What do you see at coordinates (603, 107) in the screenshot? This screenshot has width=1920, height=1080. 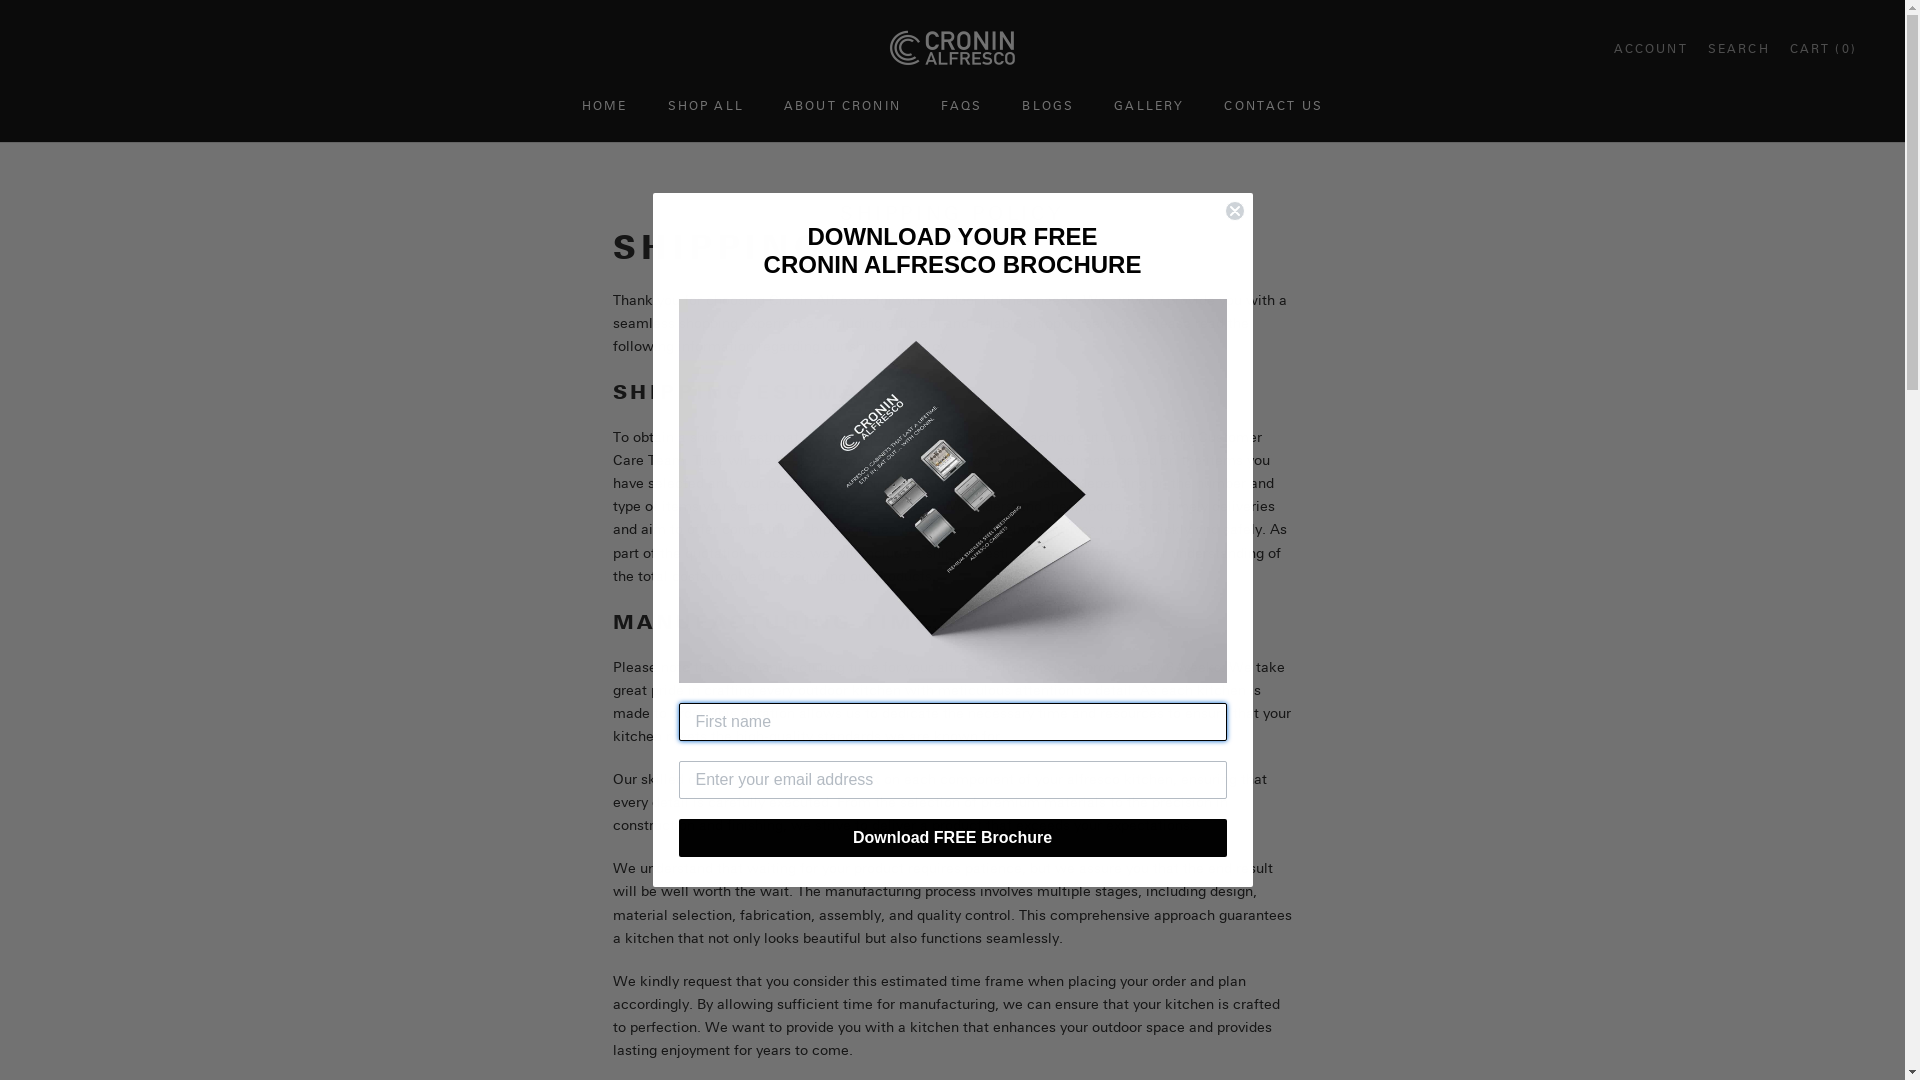 I see `'HOME'` at bounding box center [603, 107].